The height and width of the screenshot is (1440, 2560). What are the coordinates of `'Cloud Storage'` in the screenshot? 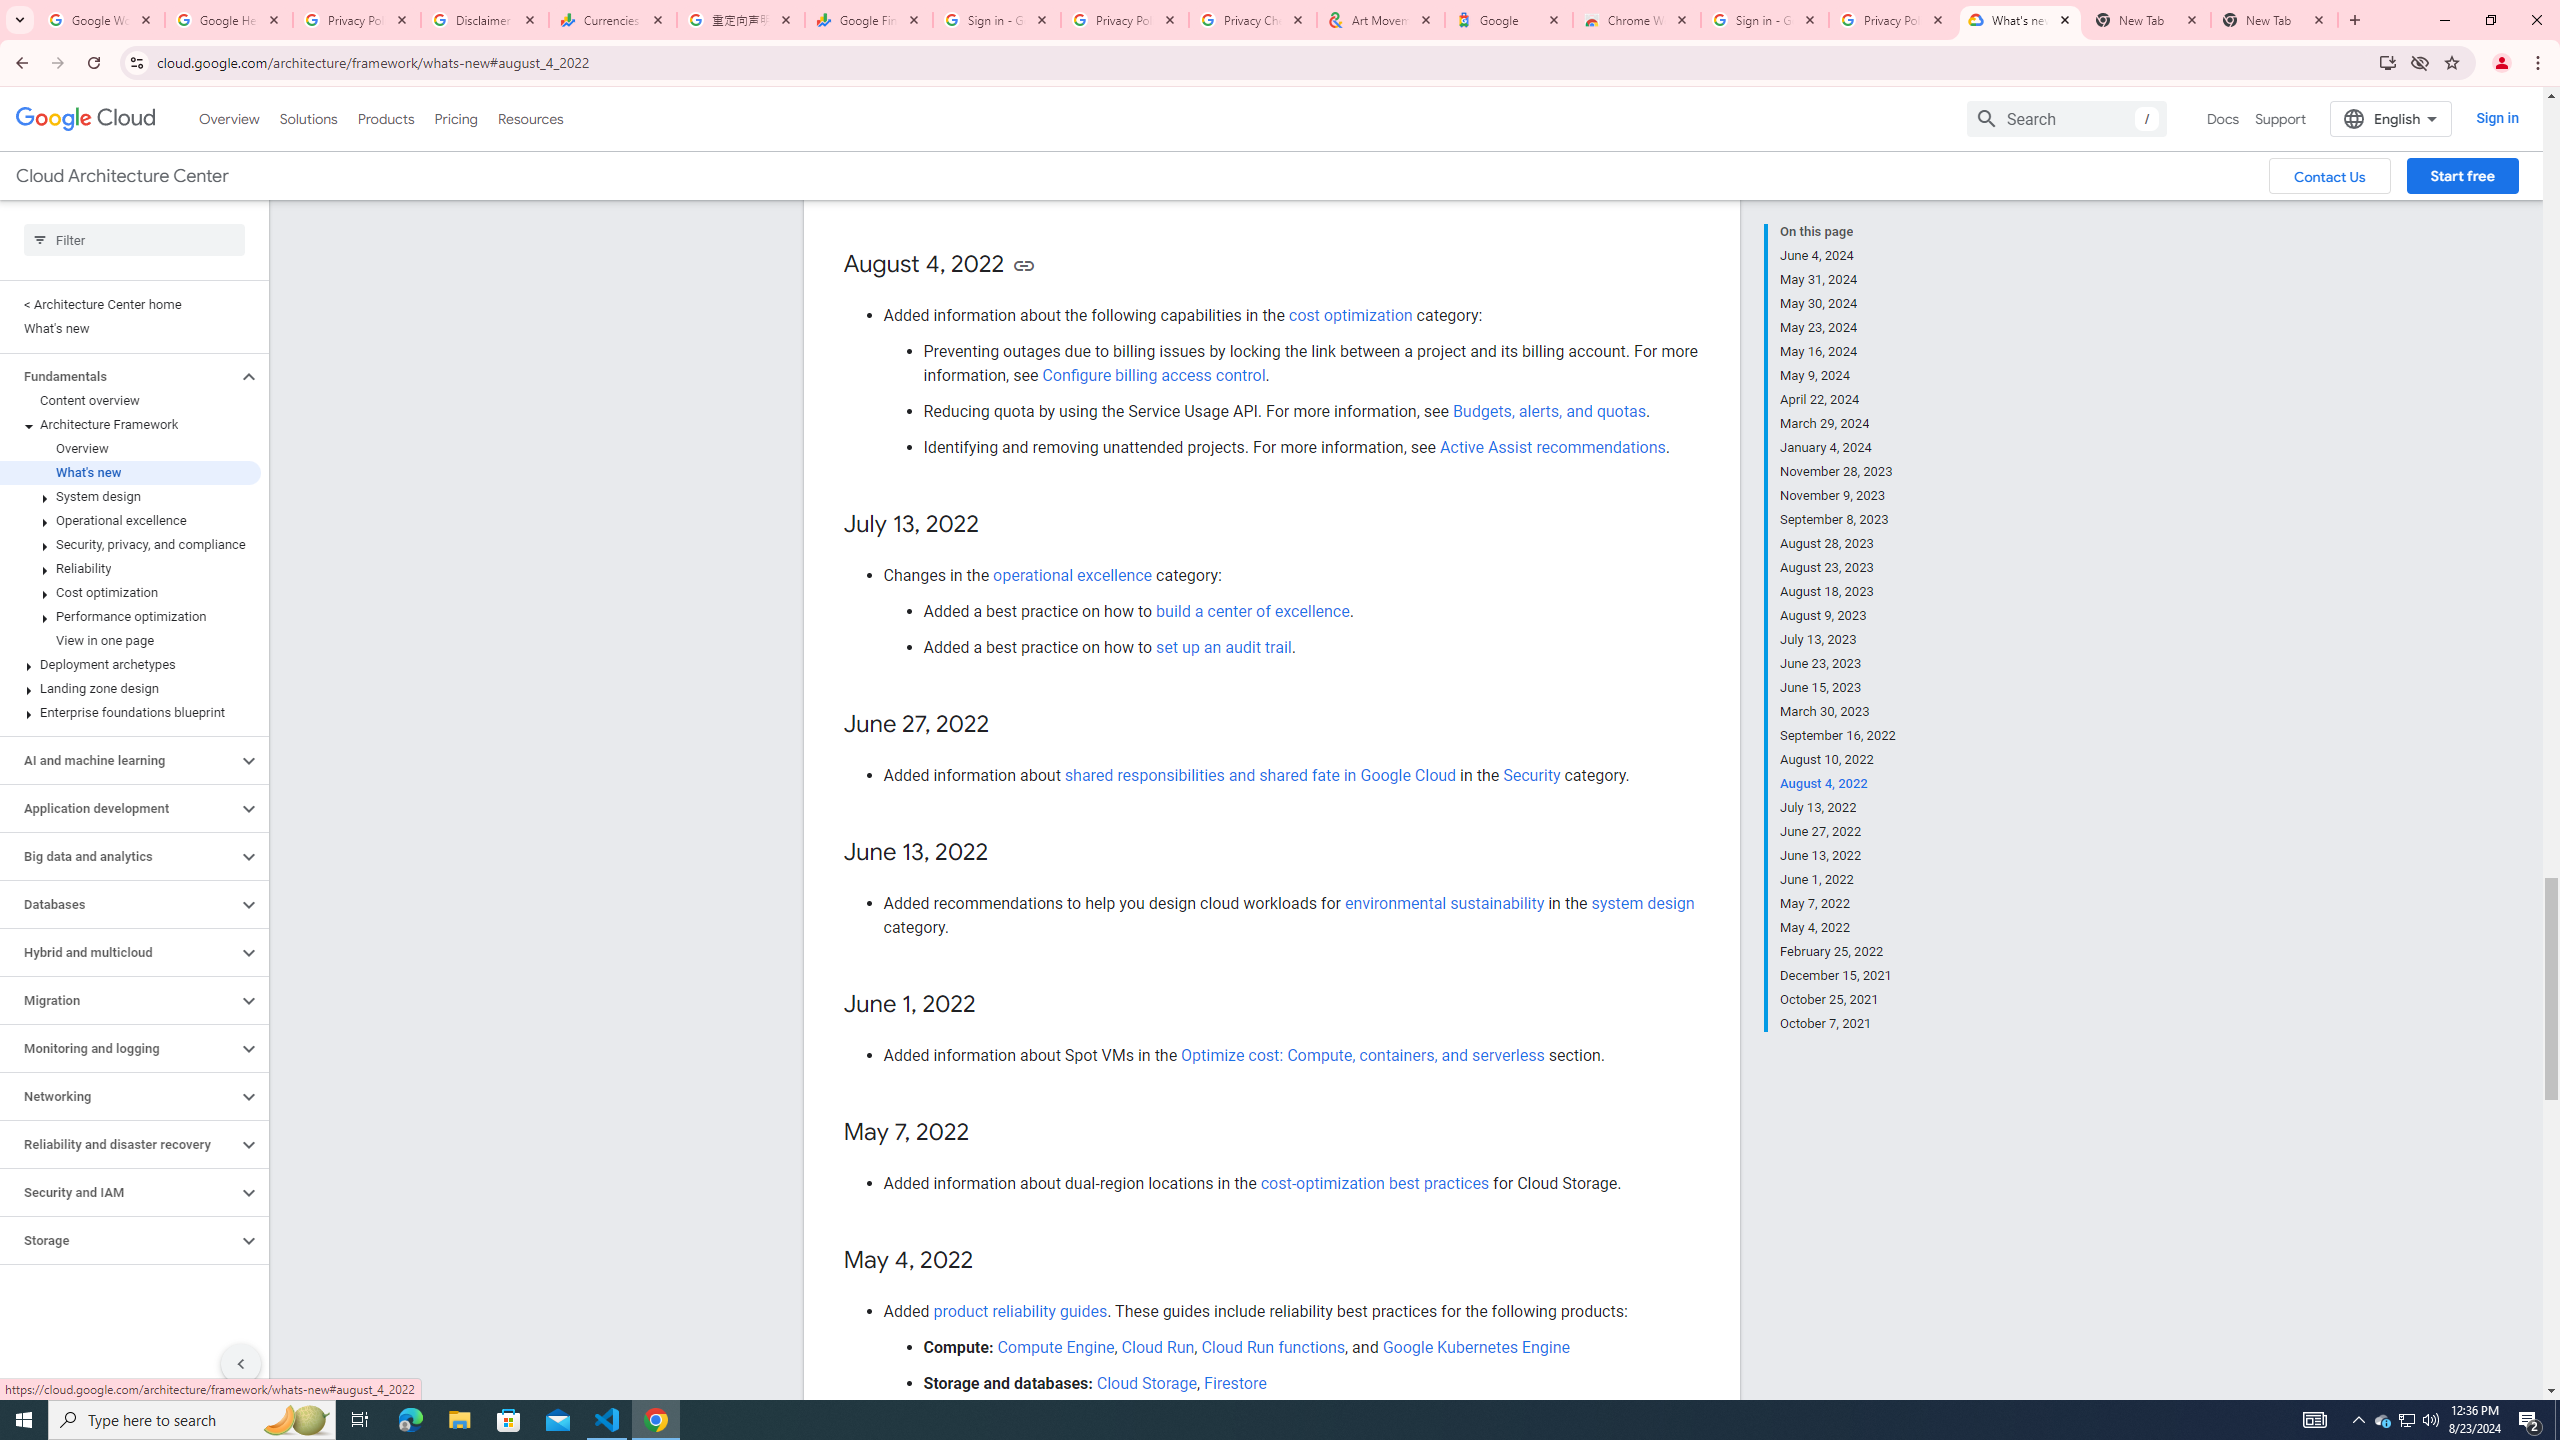 It's located at (1145, 1382).